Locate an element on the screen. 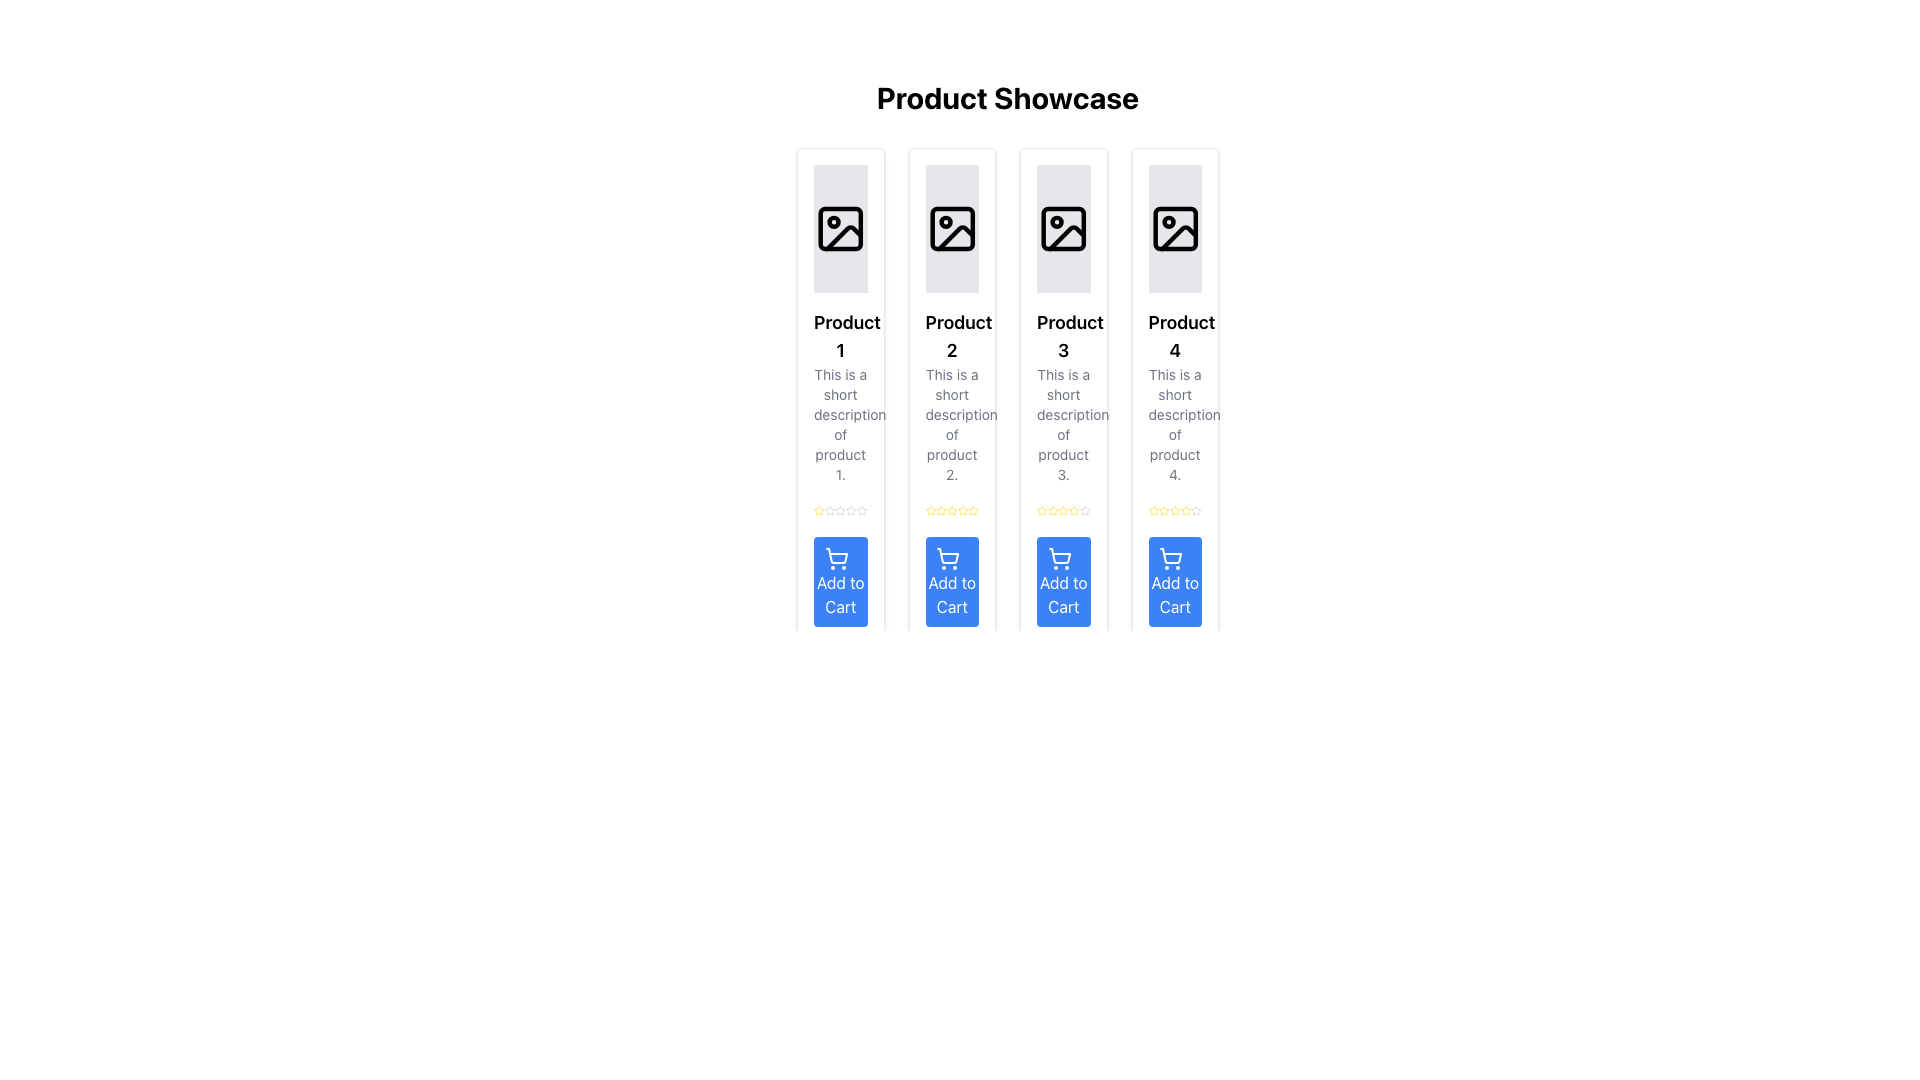 This screenshot has height=1080, width=1920. the fourth star icon in the rating system under 'Product 4' is located at coordinates (1175, 509).